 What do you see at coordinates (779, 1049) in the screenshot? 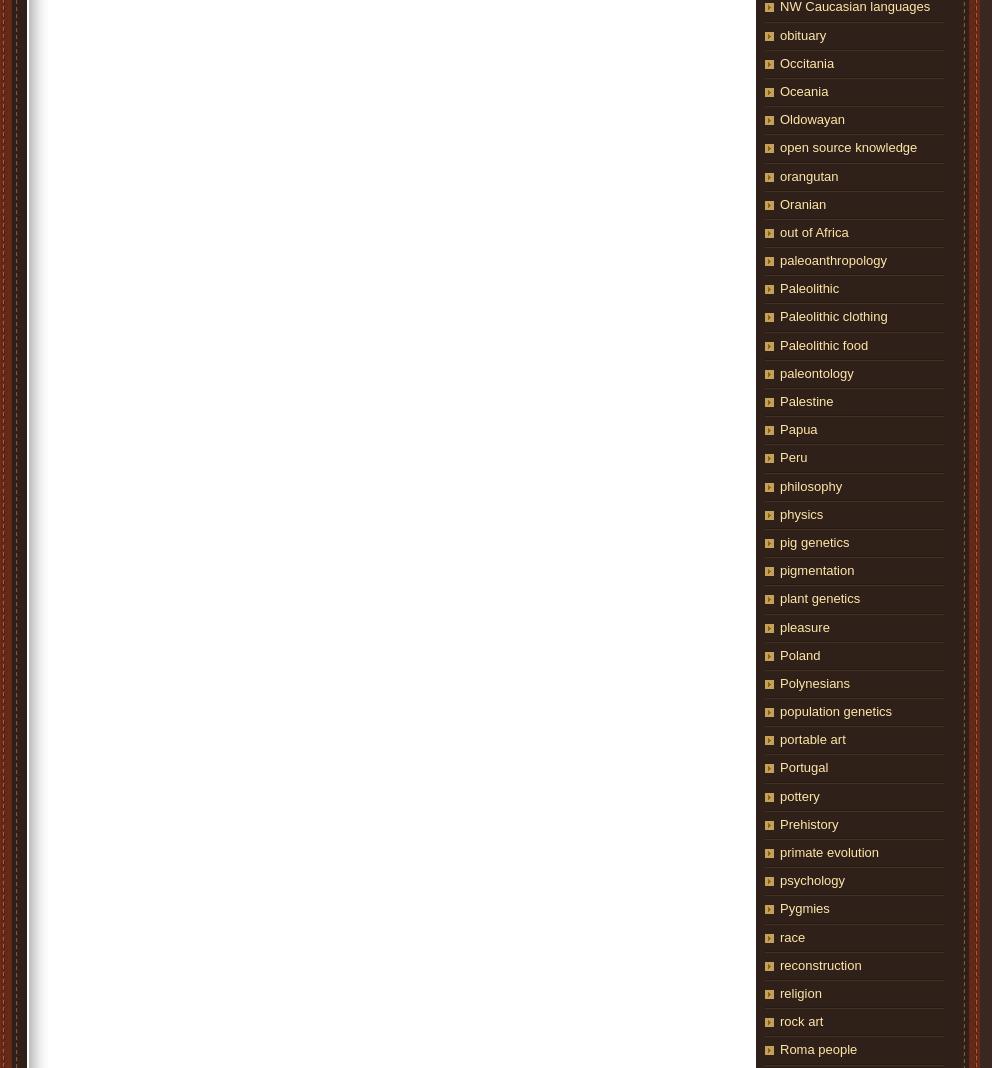
I see `'Roma people'` at bounding box center [779, 1049].